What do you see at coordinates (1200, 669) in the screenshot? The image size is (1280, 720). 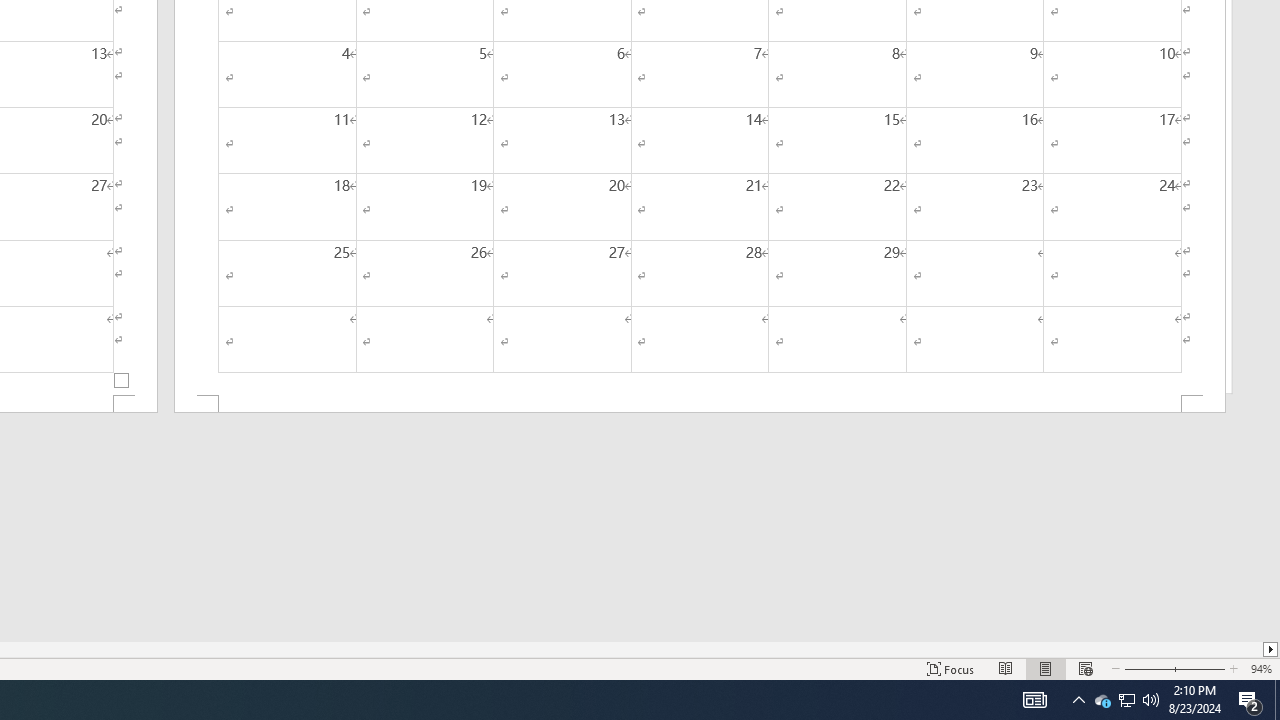 I see `'Zoom In'` at bounding box center [1200, 669].